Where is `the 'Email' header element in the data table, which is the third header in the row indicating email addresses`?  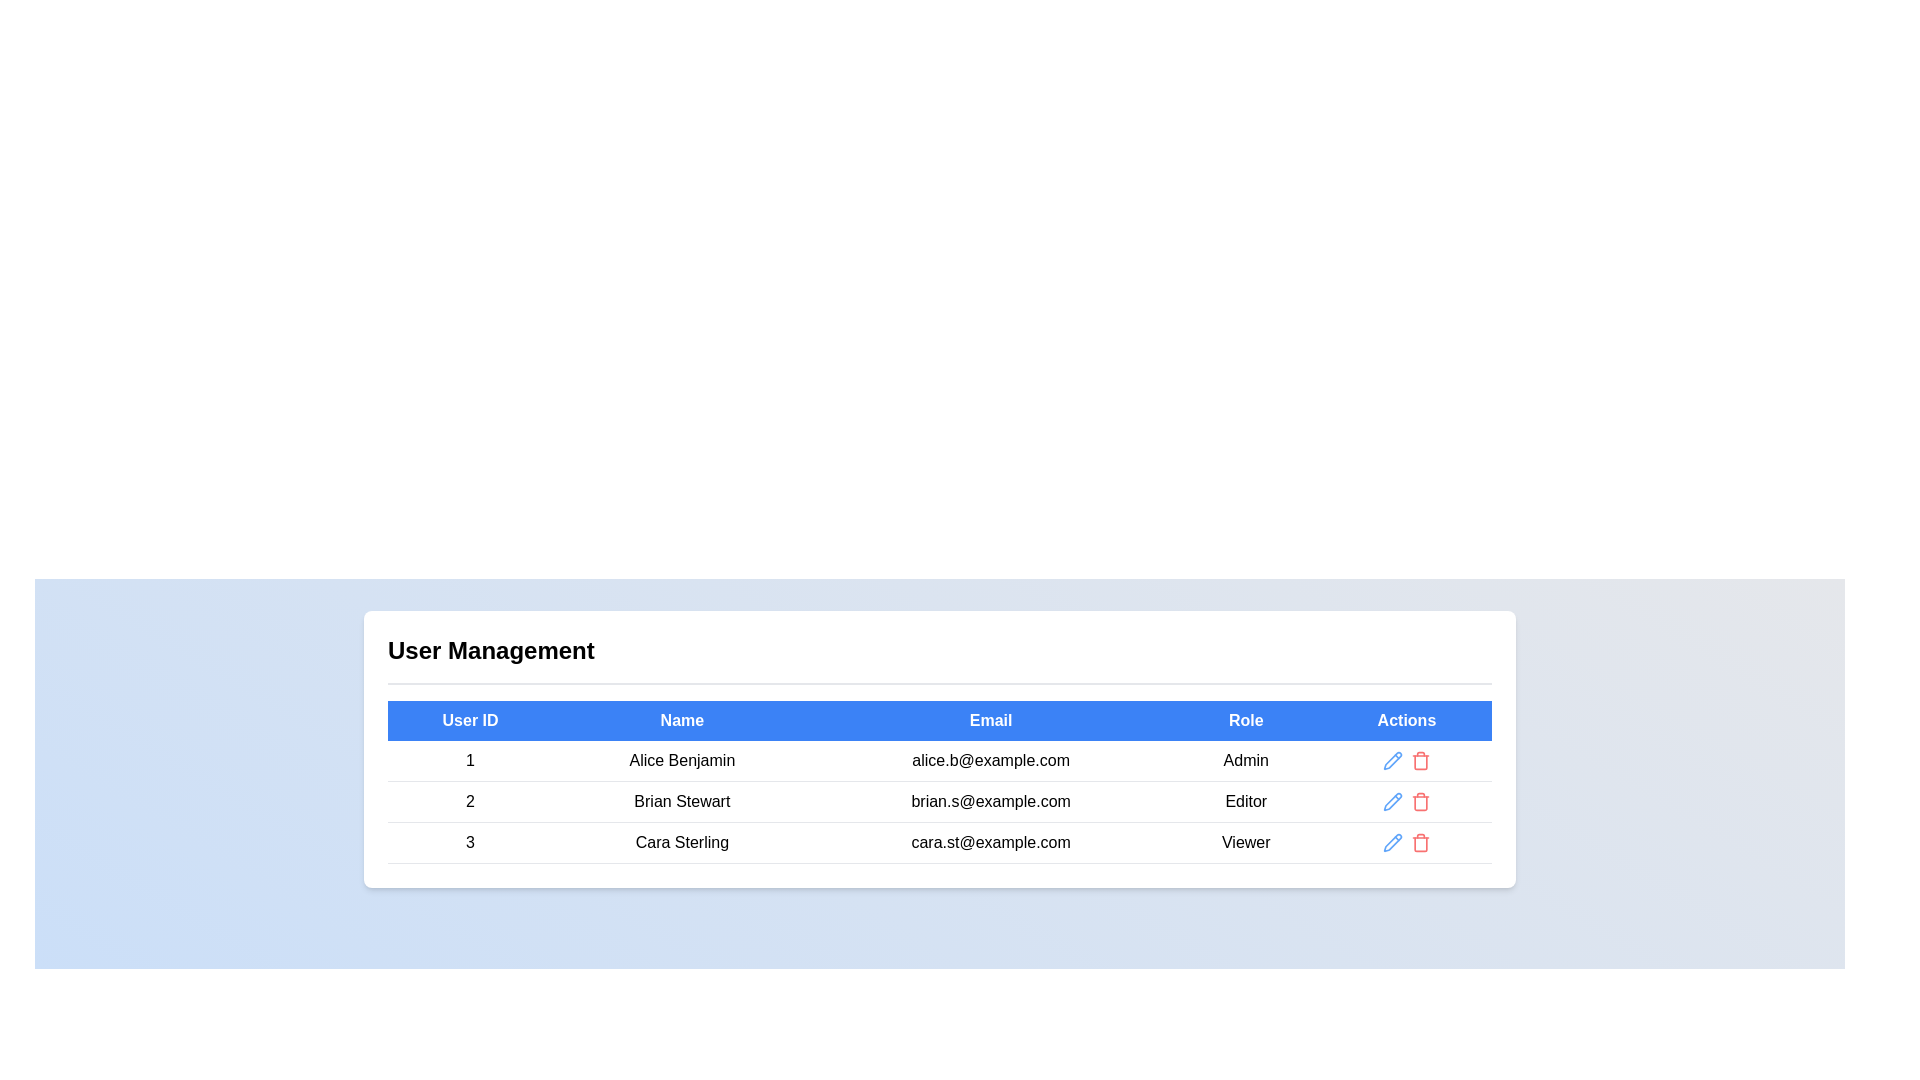 the 'Email' header element in the data table, which is the third header in the row indicating email addresses is located at coordinates (991, 721).